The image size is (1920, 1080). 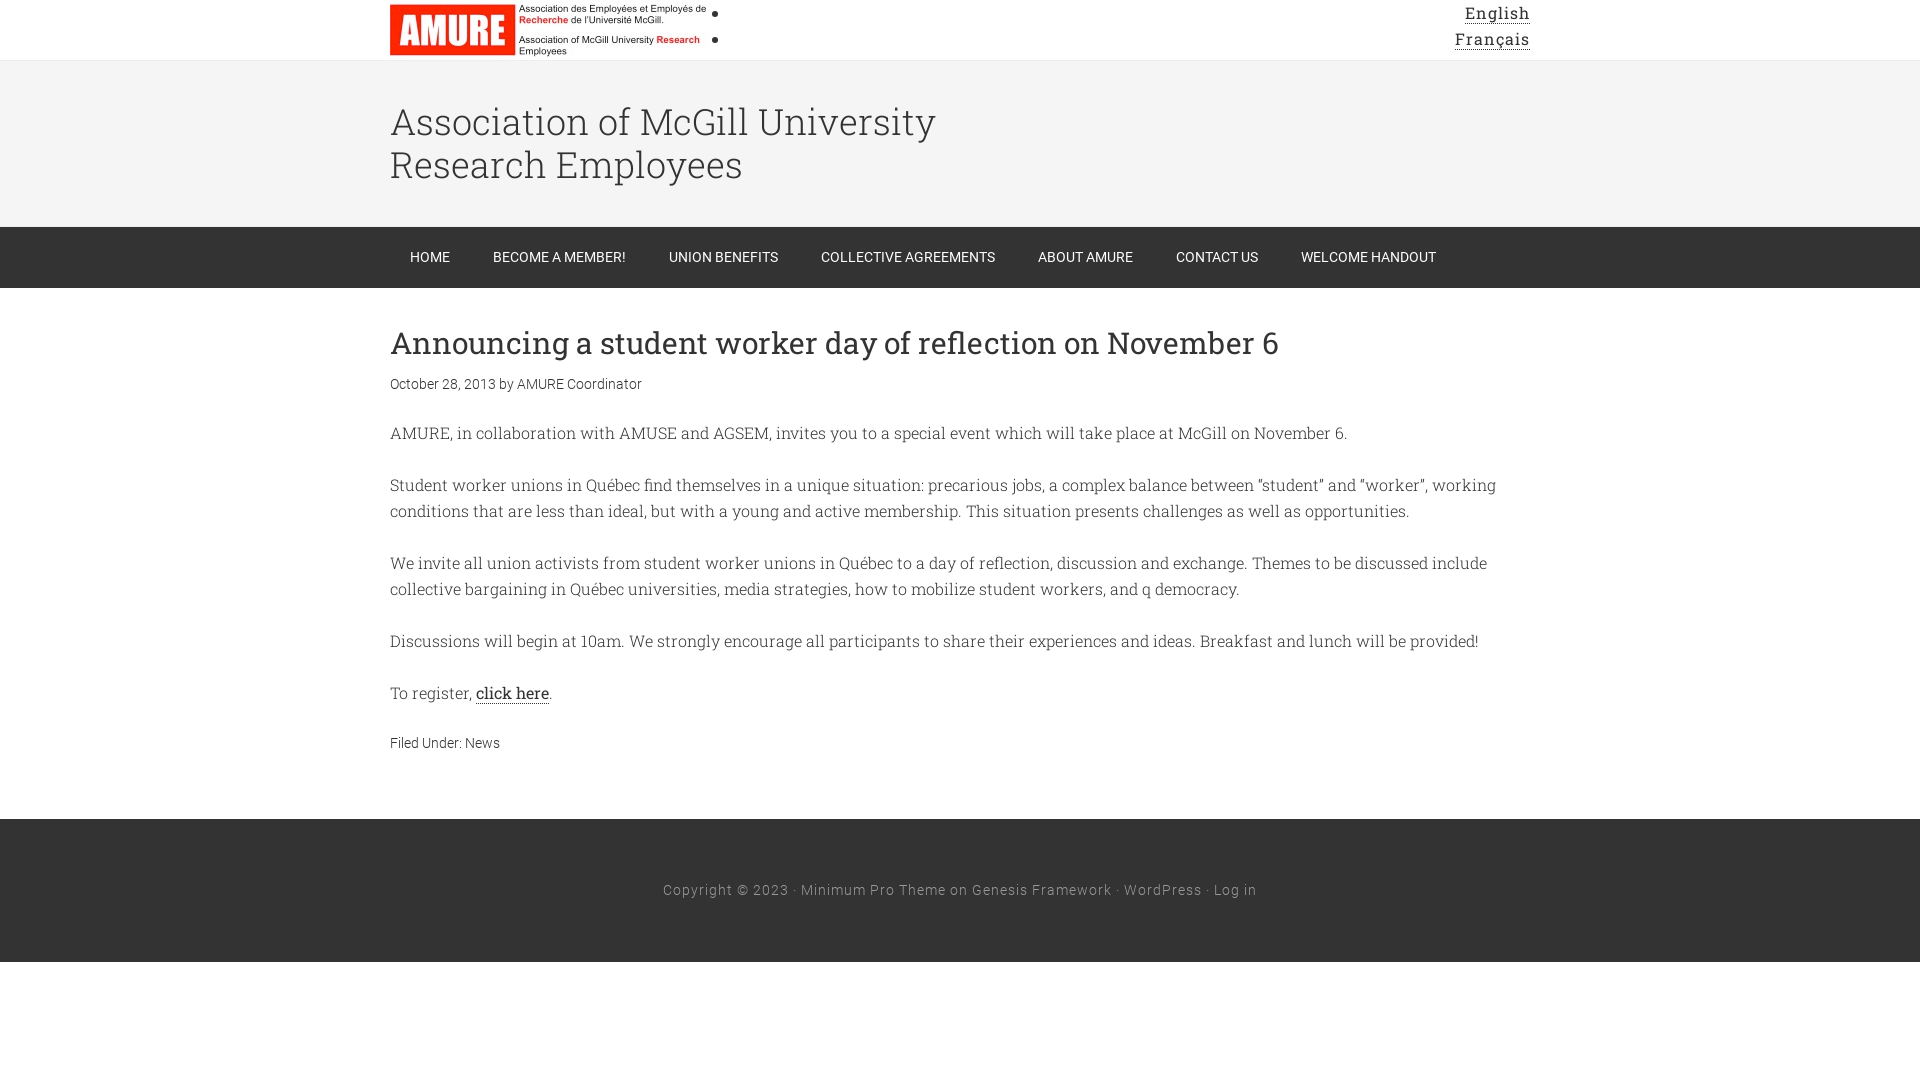 What do you see at coordinates (1040, 889) in the screenshot?
I see `'Genesis Framework'` at bounding box center [1040, 889].